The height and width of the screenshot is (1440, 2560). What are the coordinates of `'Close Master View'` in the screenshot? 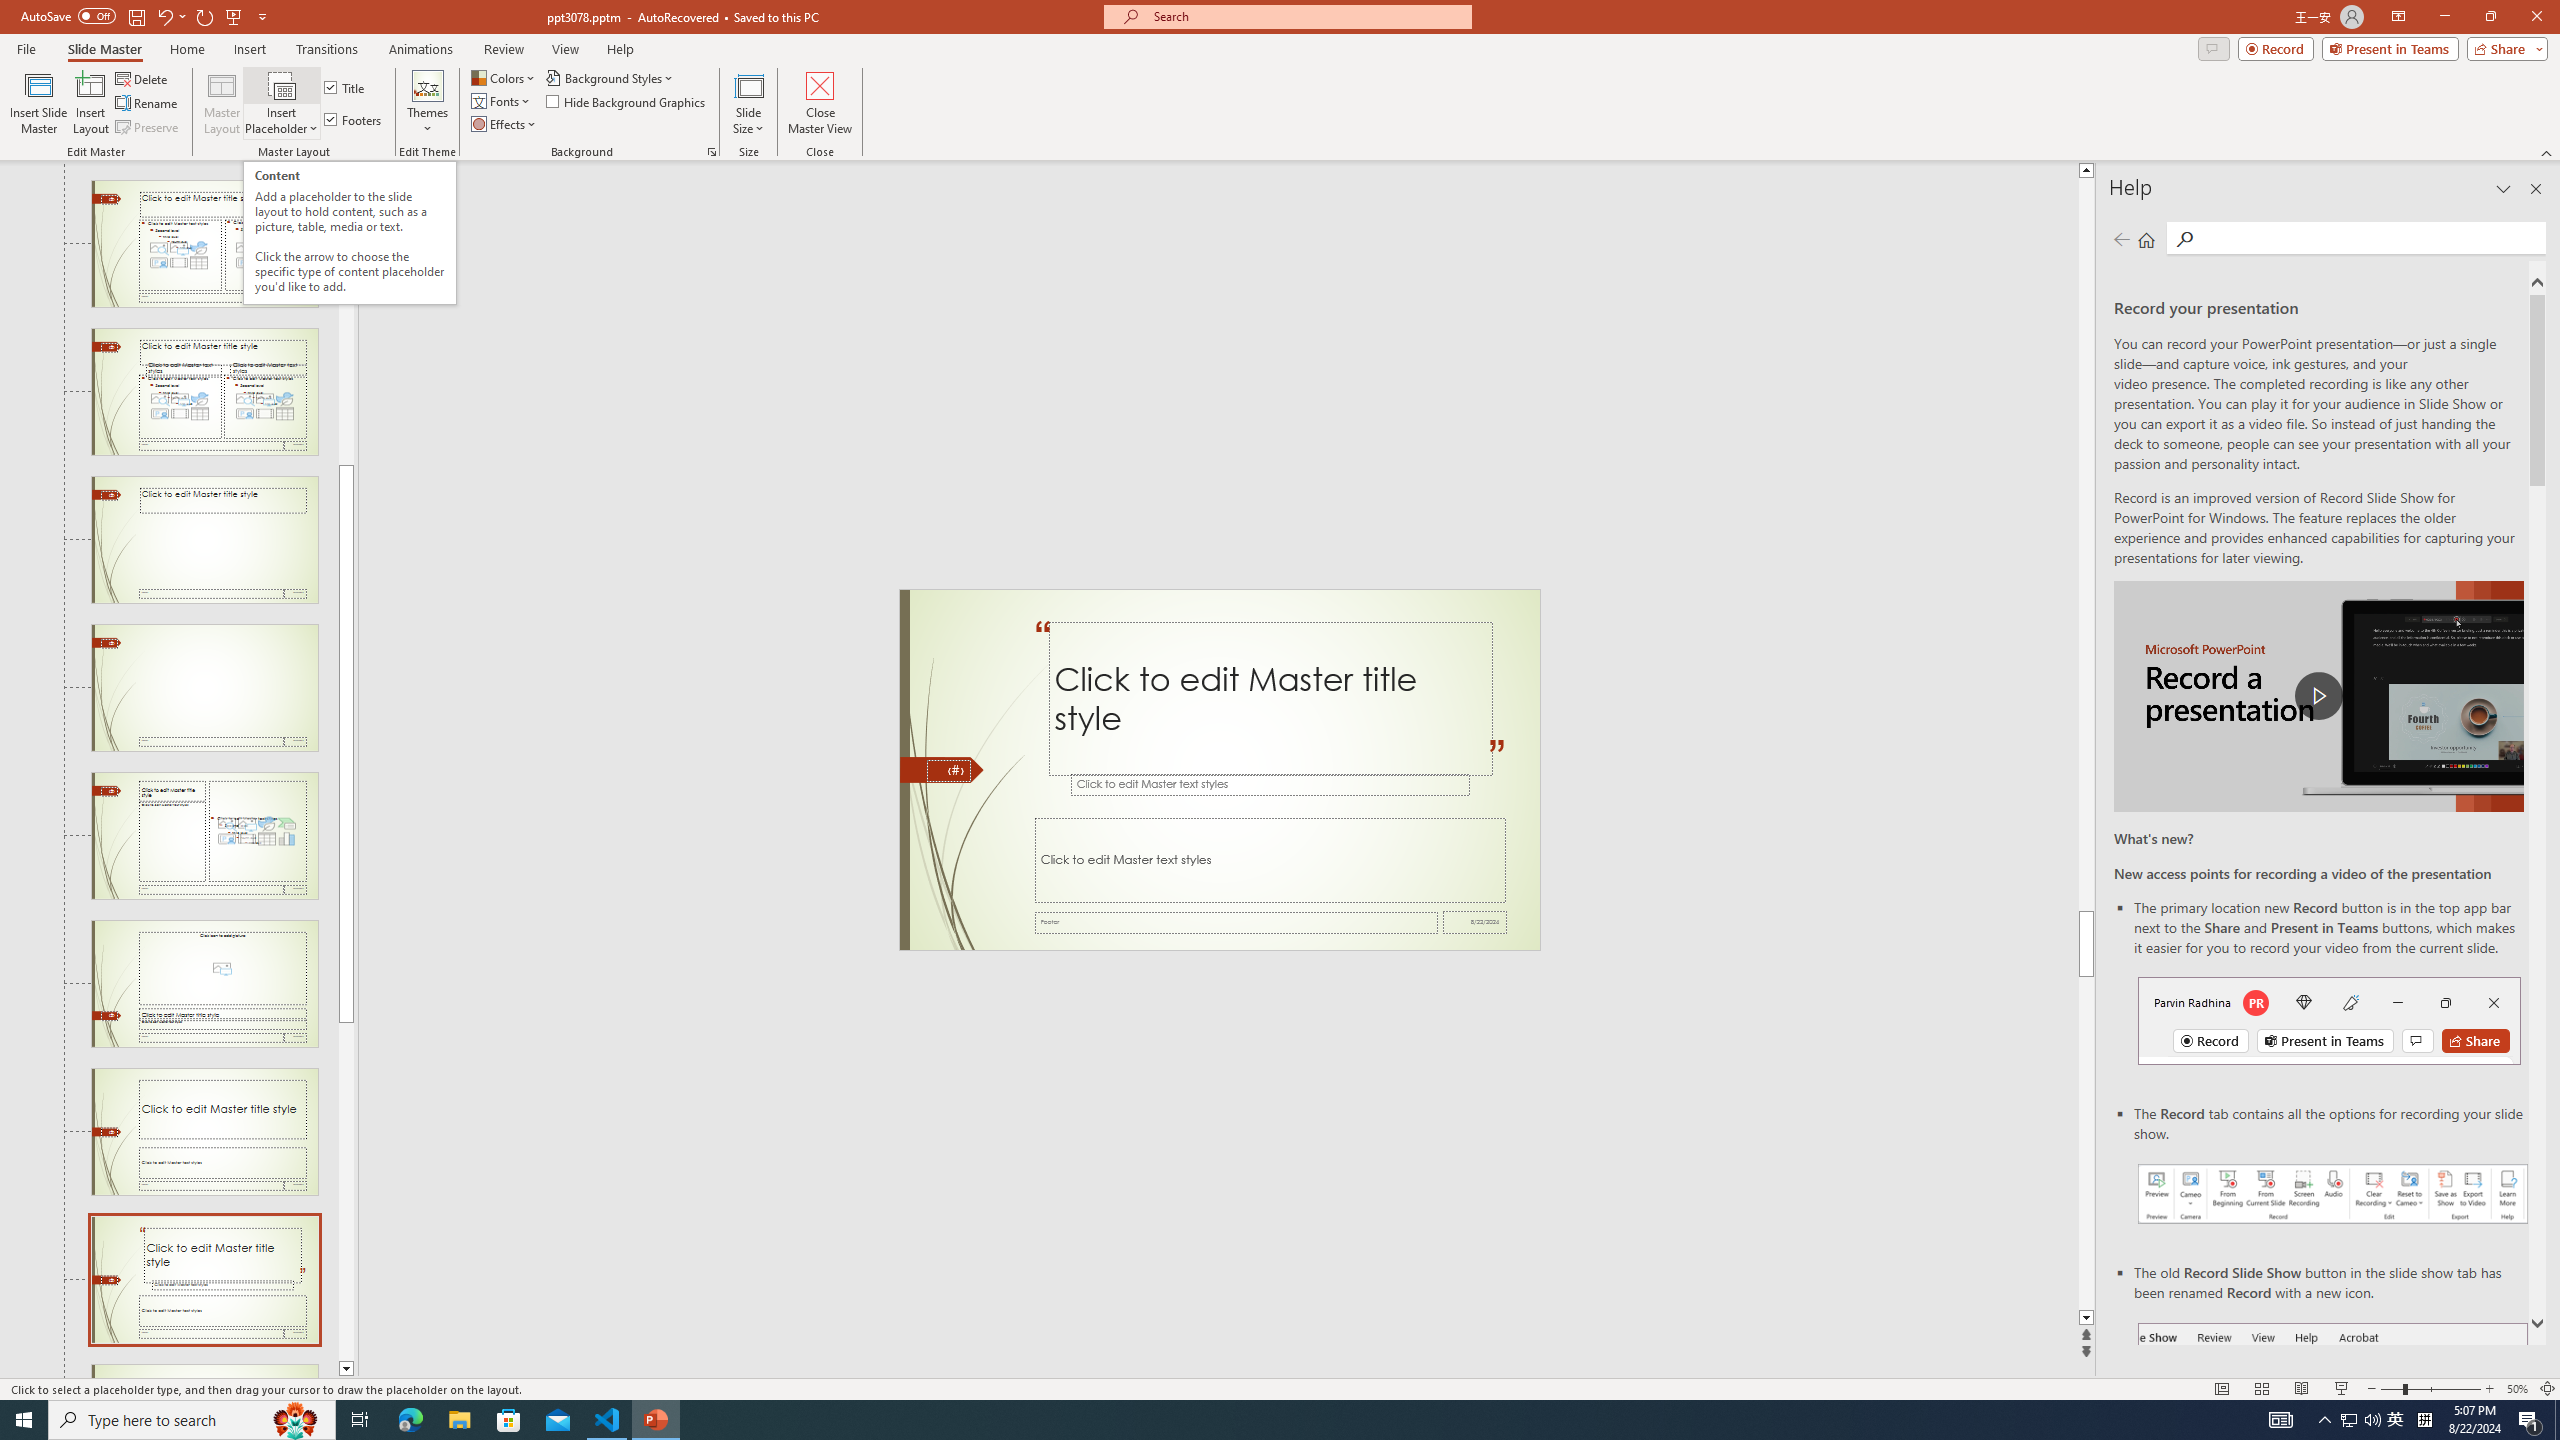 It's located at (819, 103).